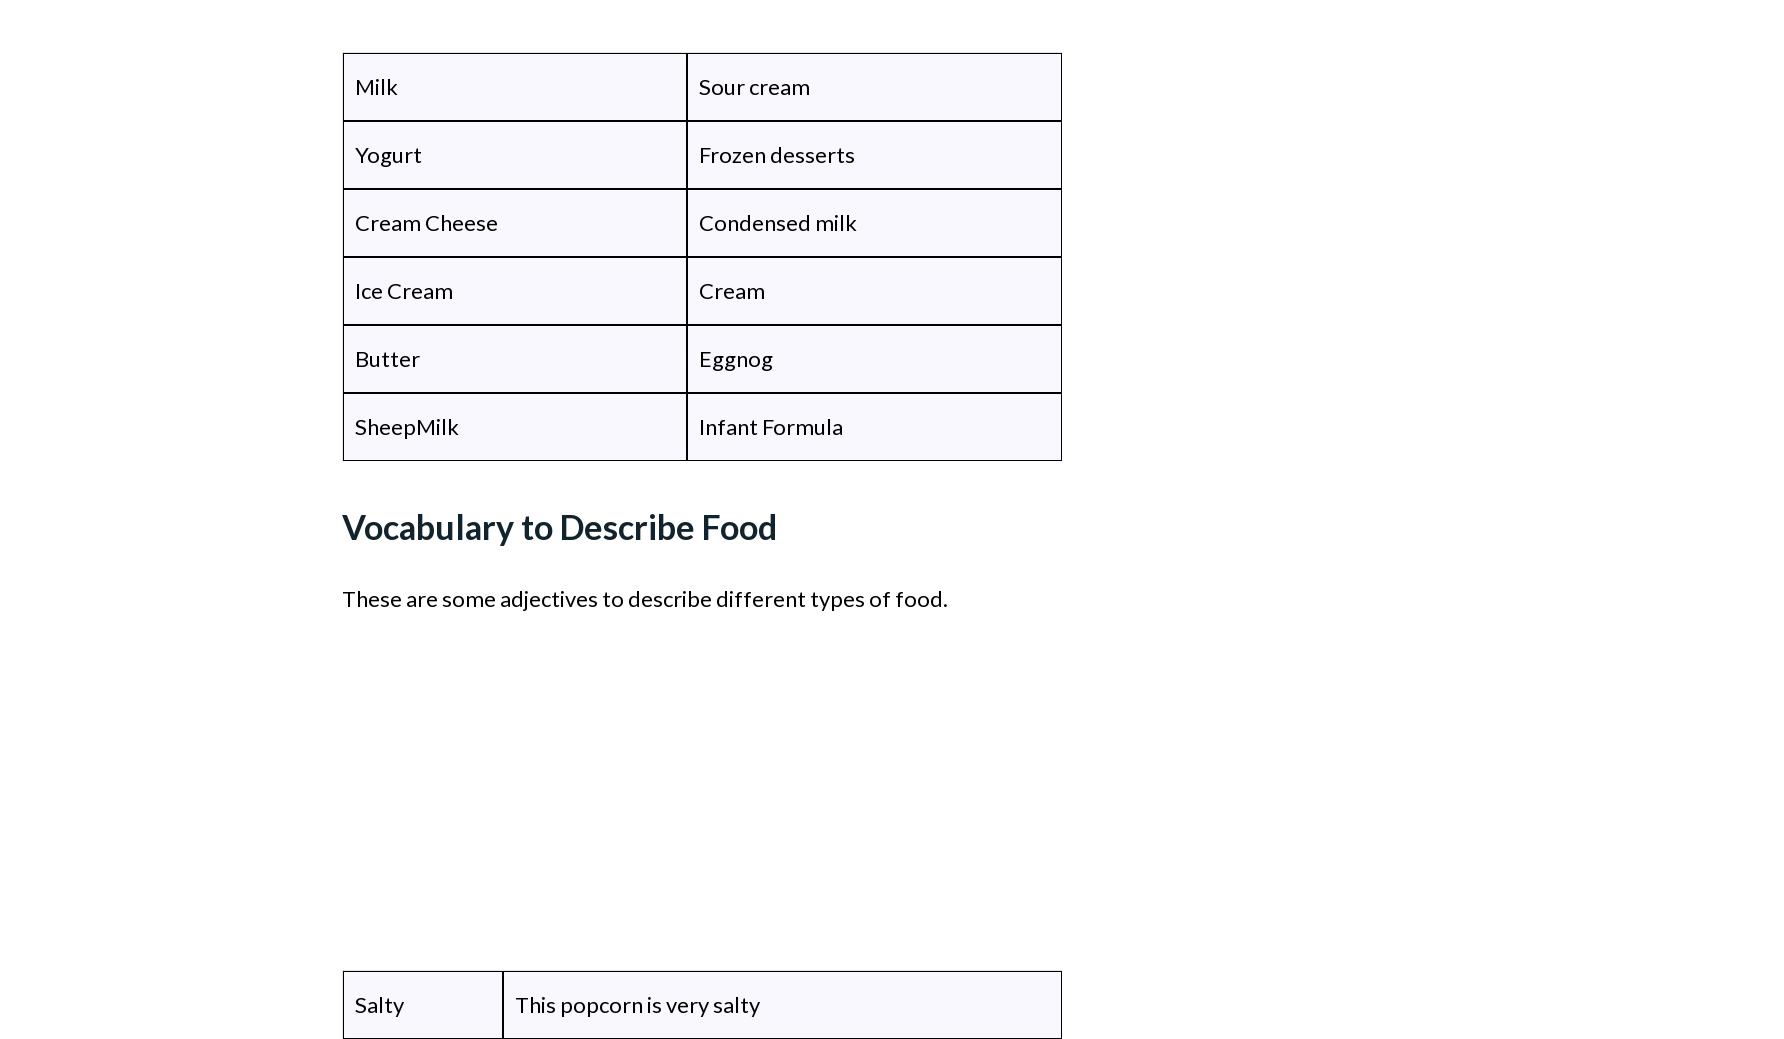 The height and width of the screenshot is (1039, 1784). What do you see at coordinates (425, 222) in the screenshot?
I see `'Cream Cheese'` at bounding box center [425, 222].